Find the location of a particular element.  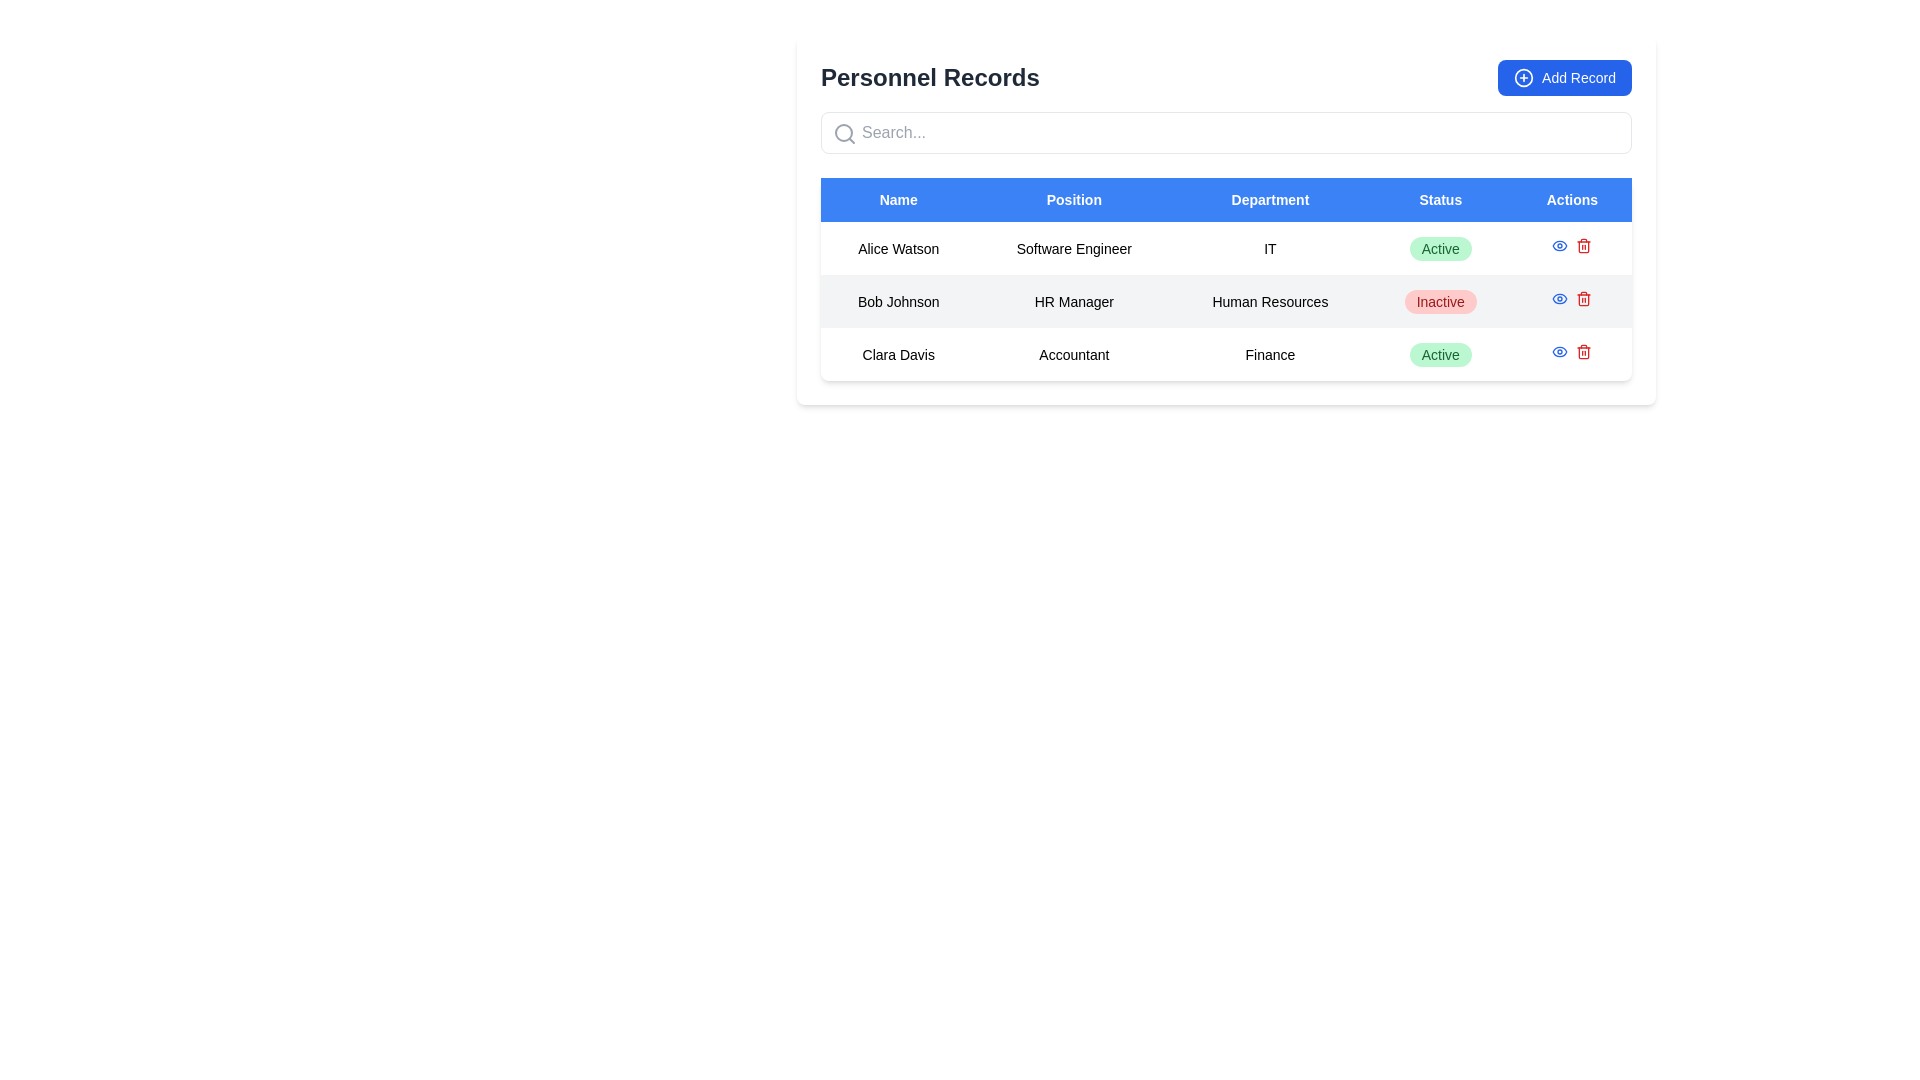

the button located in the top-right section of the interface's header area, adjacent to the title 'Personnel Records' is located at coordinates (1563, 76).